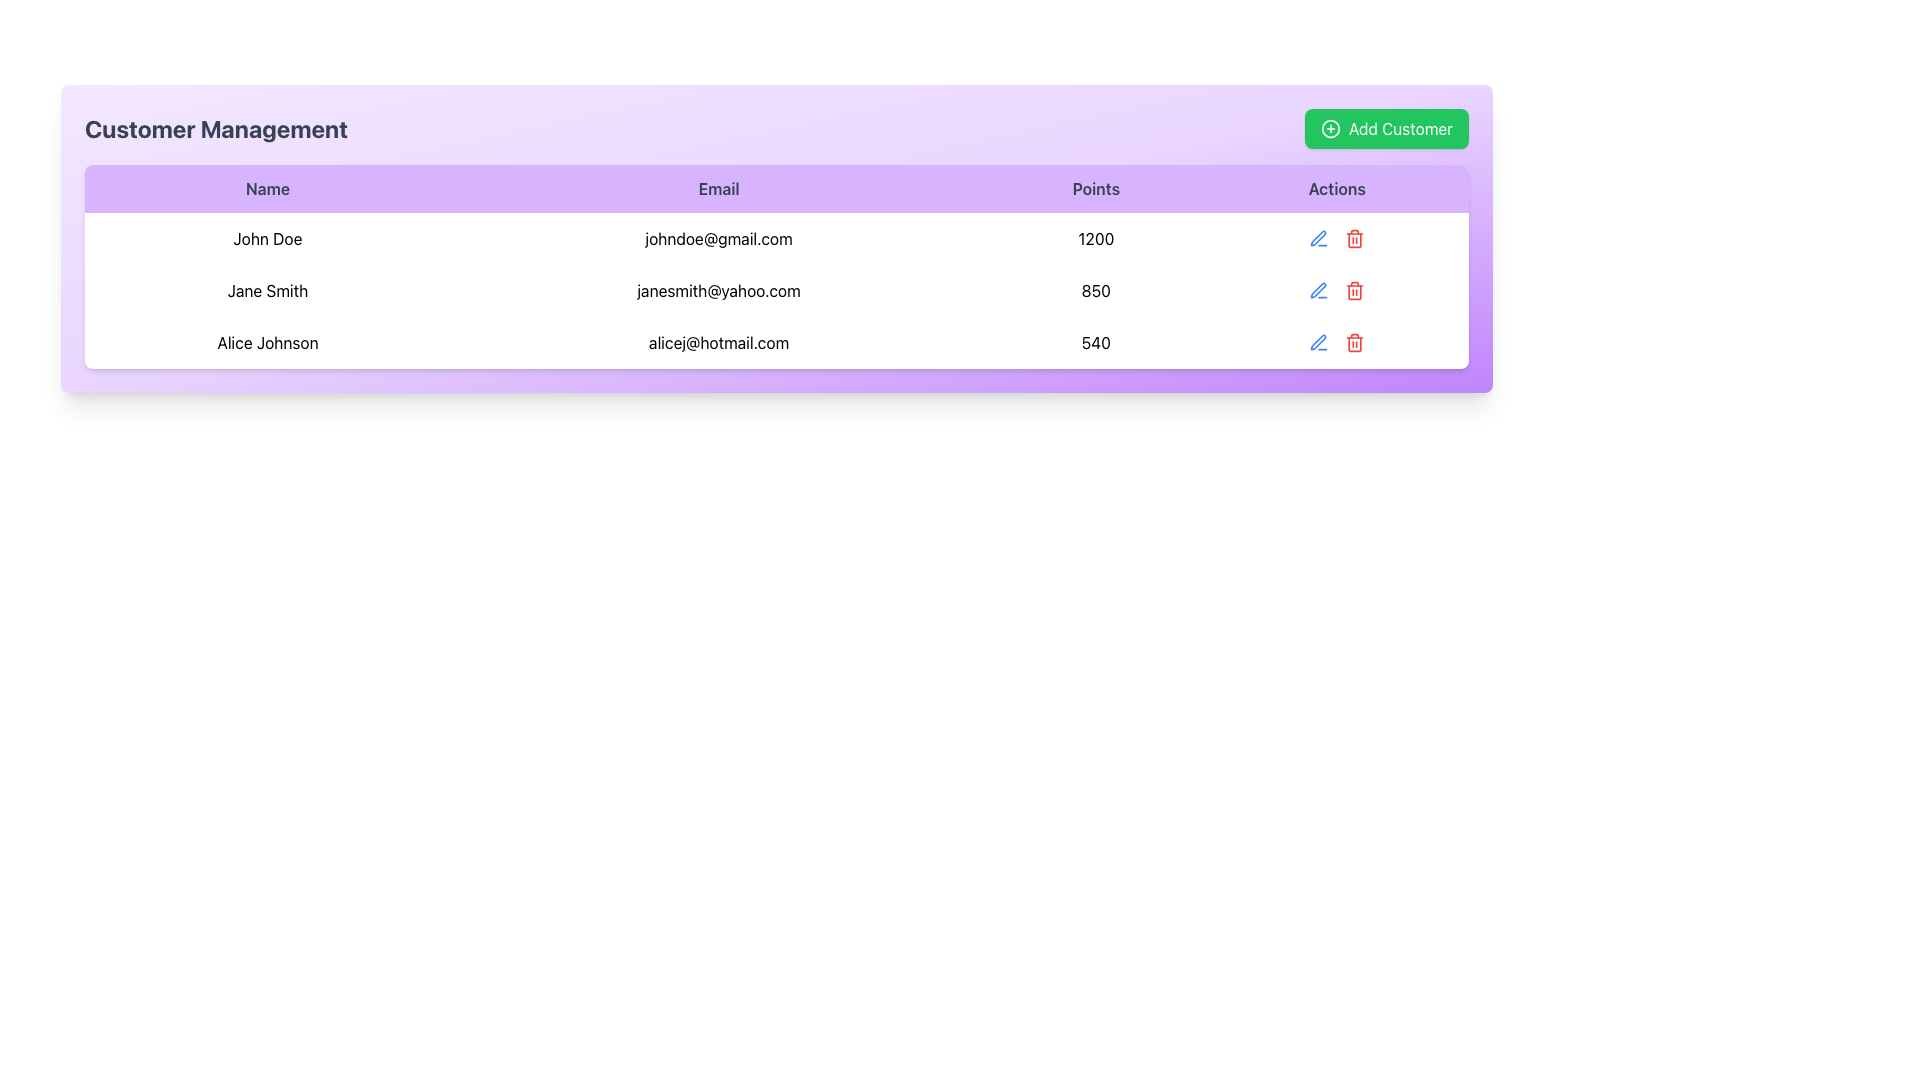 This screenshot has width=1920, height=1080. I want to click on the red trash can icon in the 'Actions' column of the first row of the table to initiate a delete action, so click(1355, 238).